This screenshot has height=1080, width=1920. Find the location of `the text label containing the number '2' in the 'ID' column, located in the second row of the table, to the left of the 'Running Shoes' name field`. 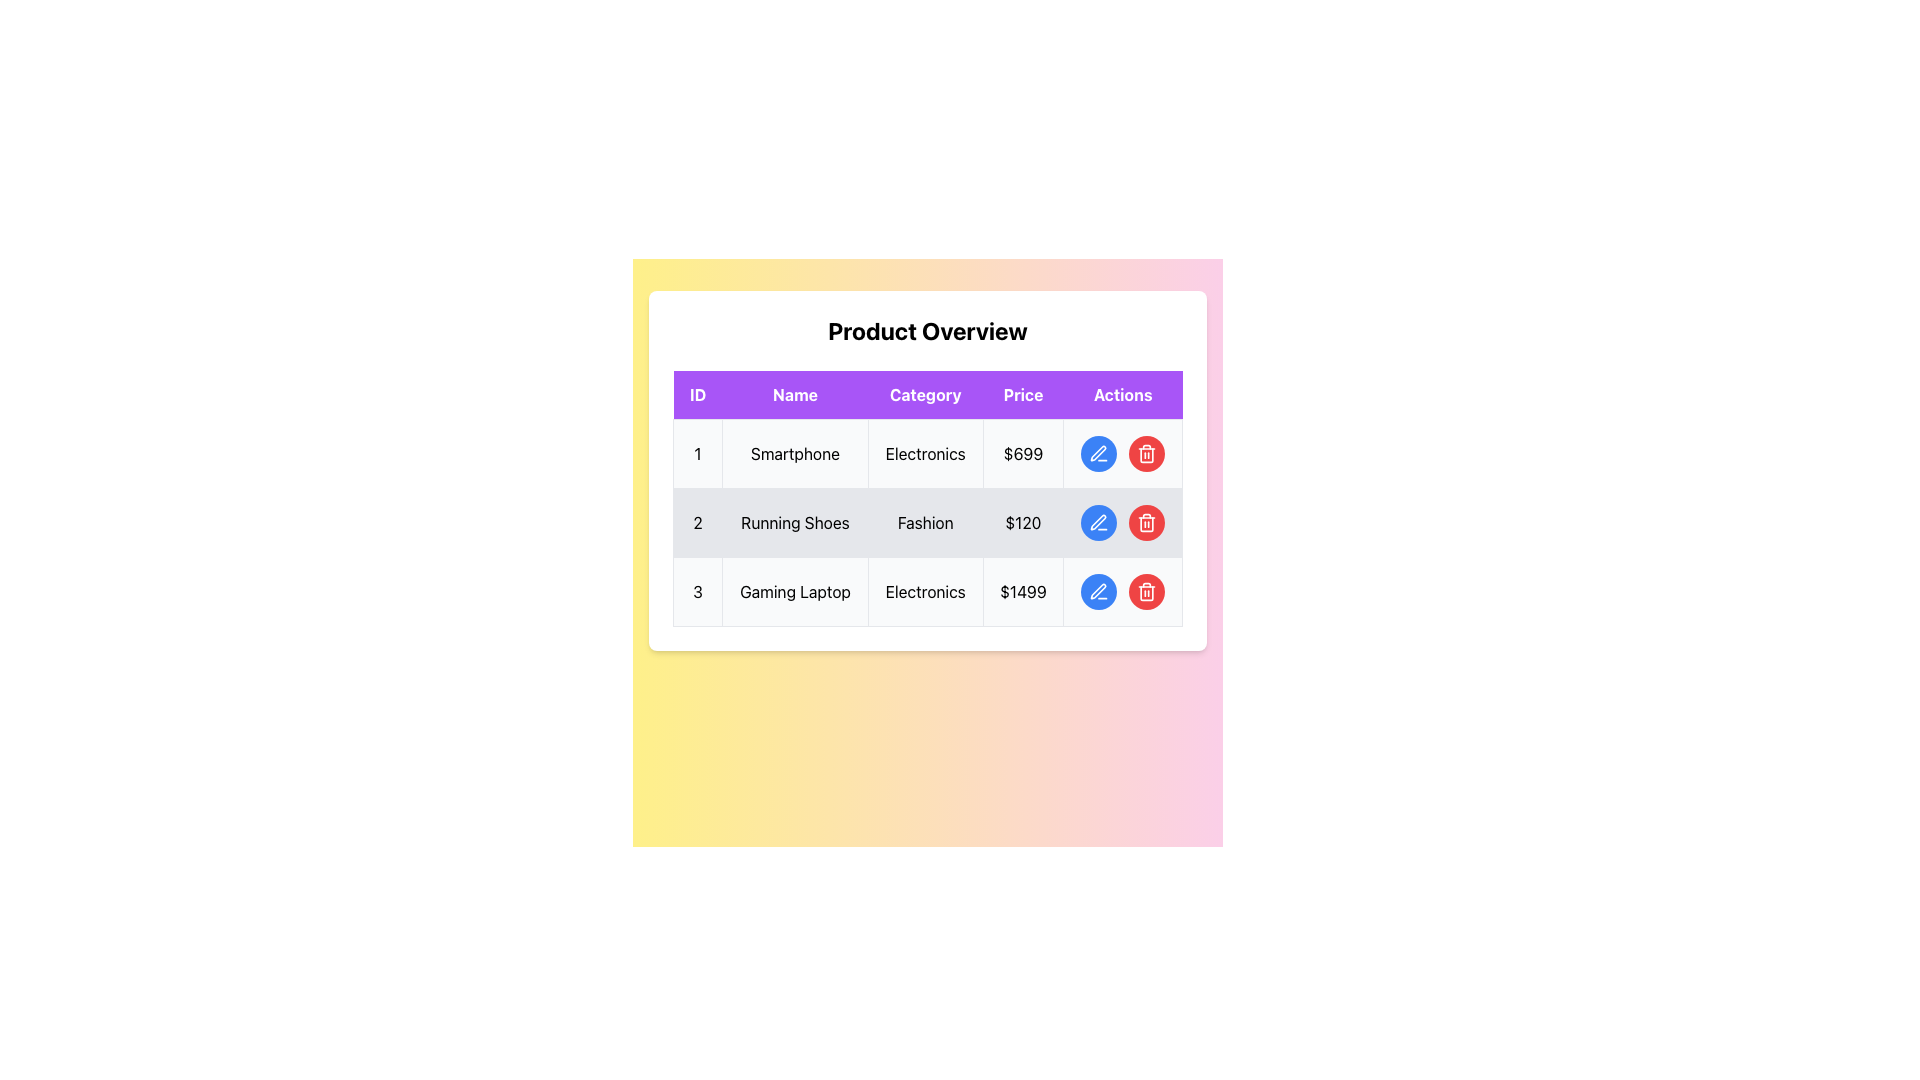

the text label containing the number '2' in the 'ID' column, located in the second row of the table, to the left of the 'Running Shoes' name field is located at coordinates (698, 522).